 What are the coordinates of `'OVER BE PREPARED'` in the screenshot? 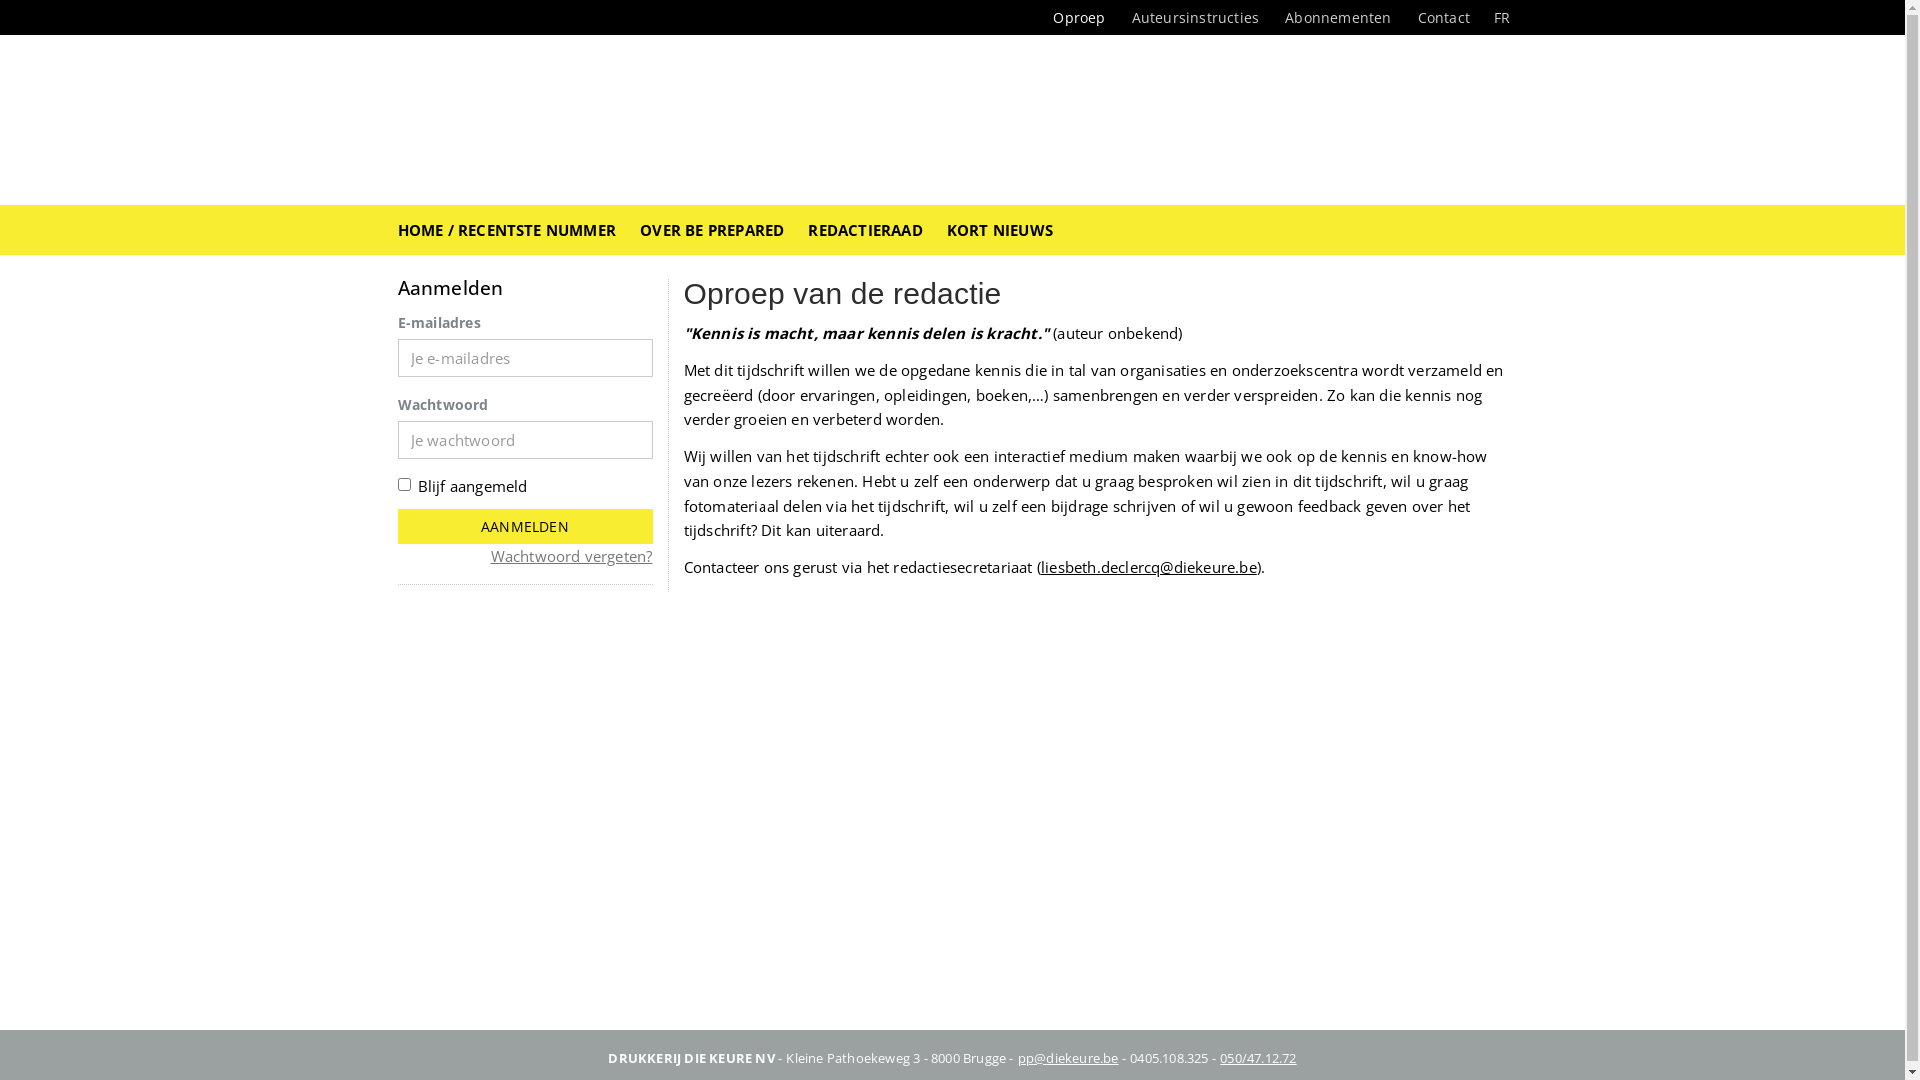 It's located at (711, 229).